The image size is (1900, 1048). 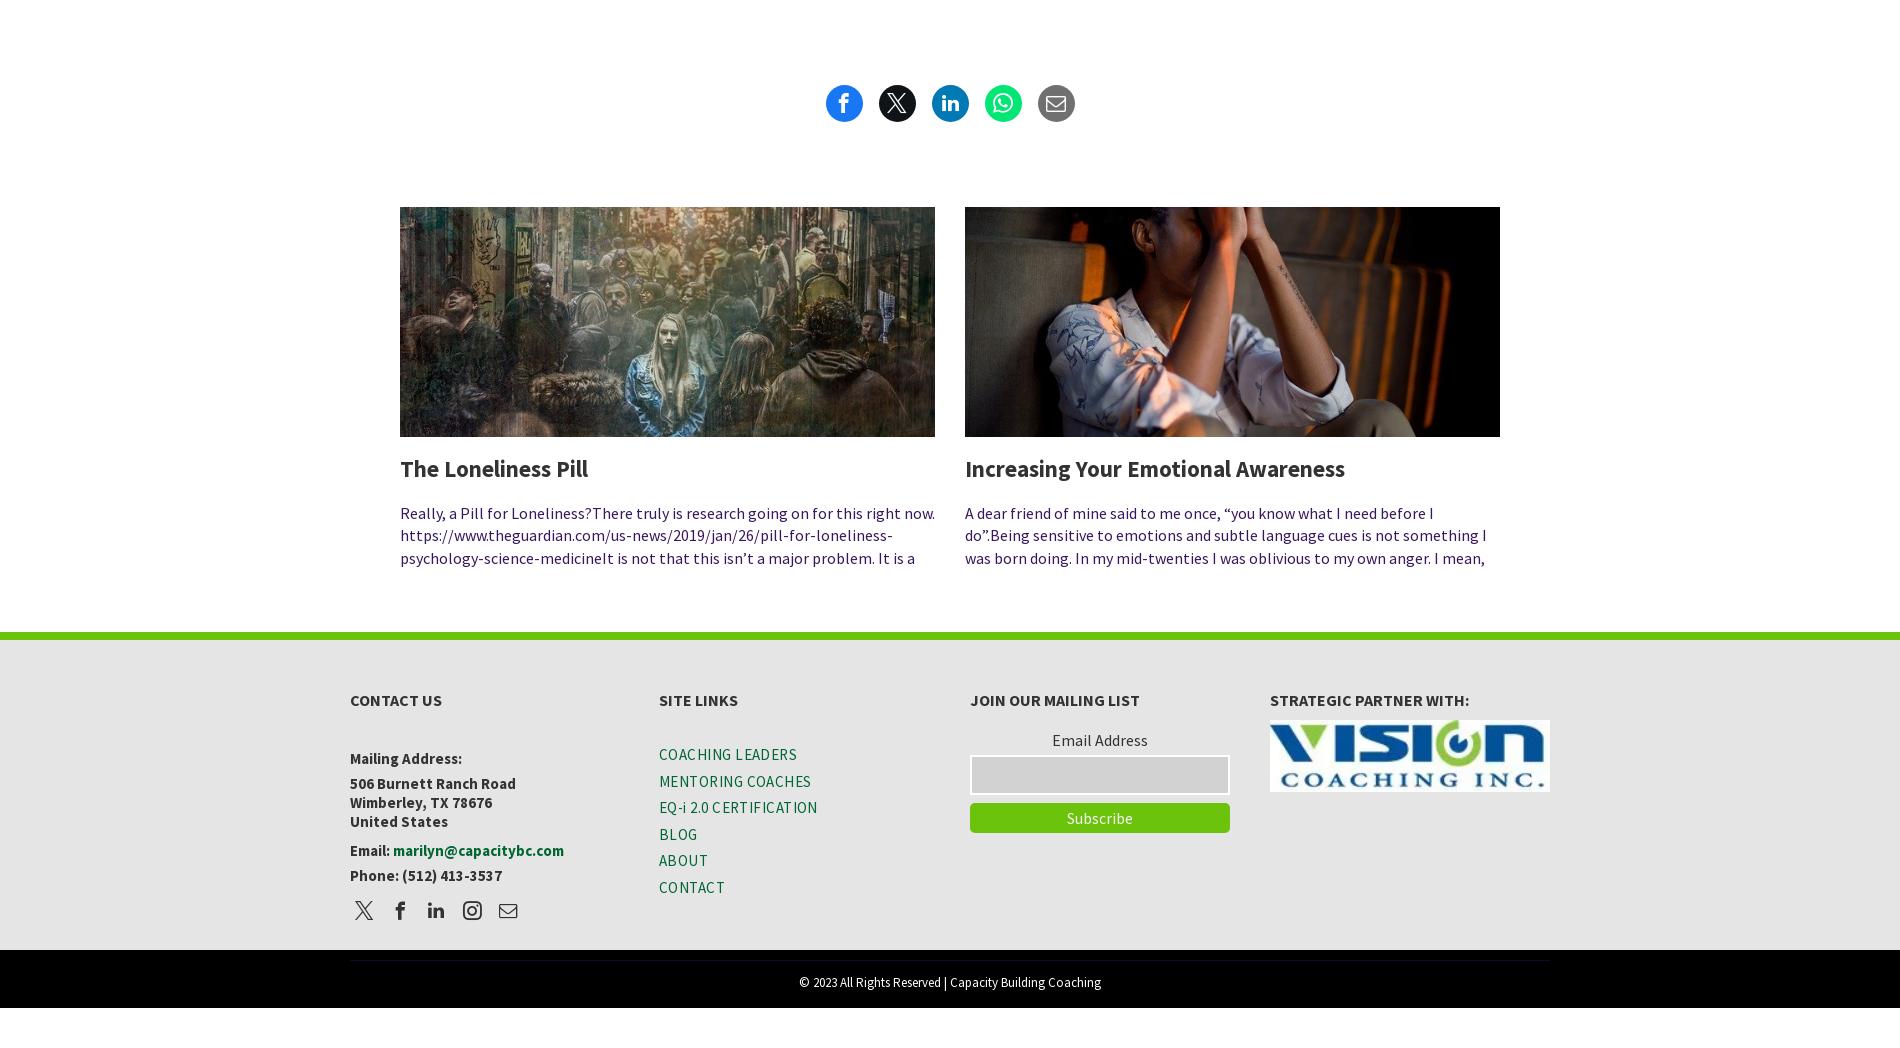 What do you see at coordinates (348, 850) in the screenshot?
I see `'Email:'` at bounding box center [348, 850].